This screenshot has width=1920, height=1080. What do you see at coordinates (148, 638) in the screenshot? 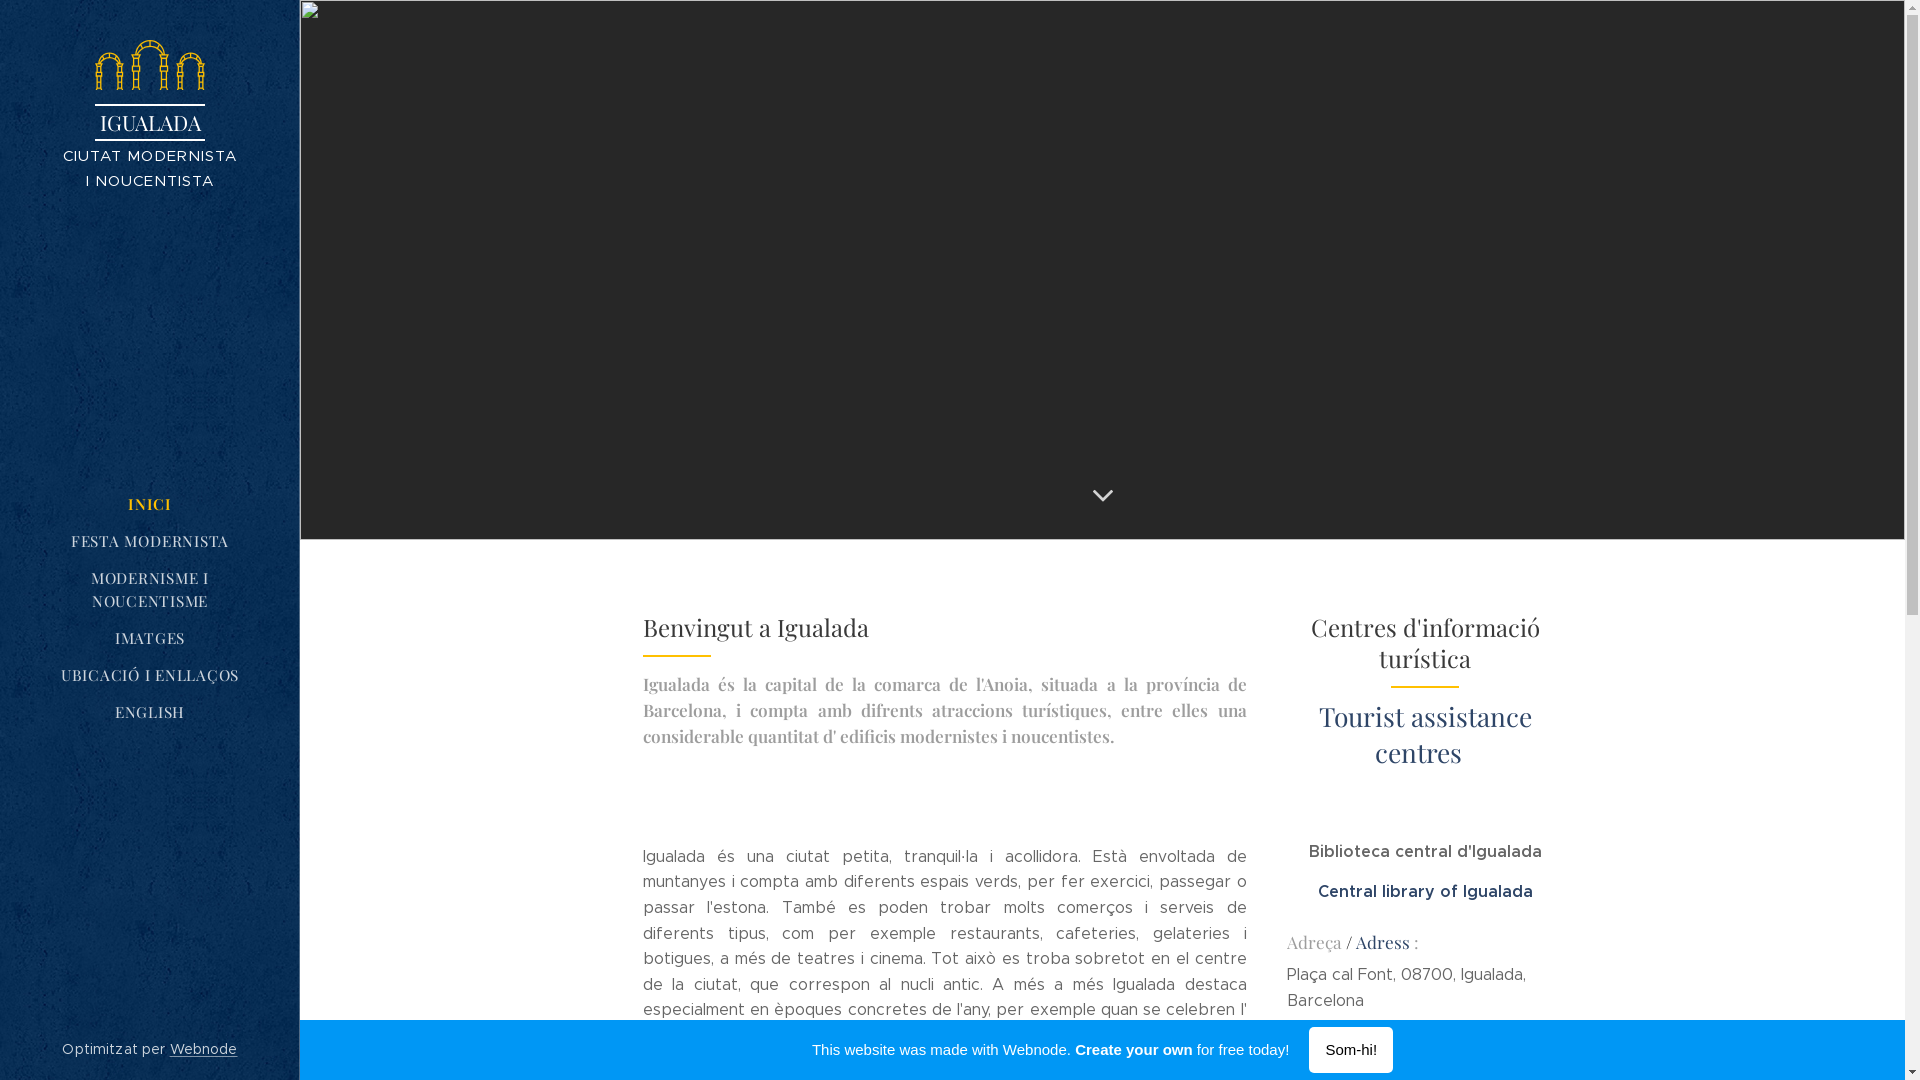
I see `'IMATGES'` at bounding box center [148, 638].